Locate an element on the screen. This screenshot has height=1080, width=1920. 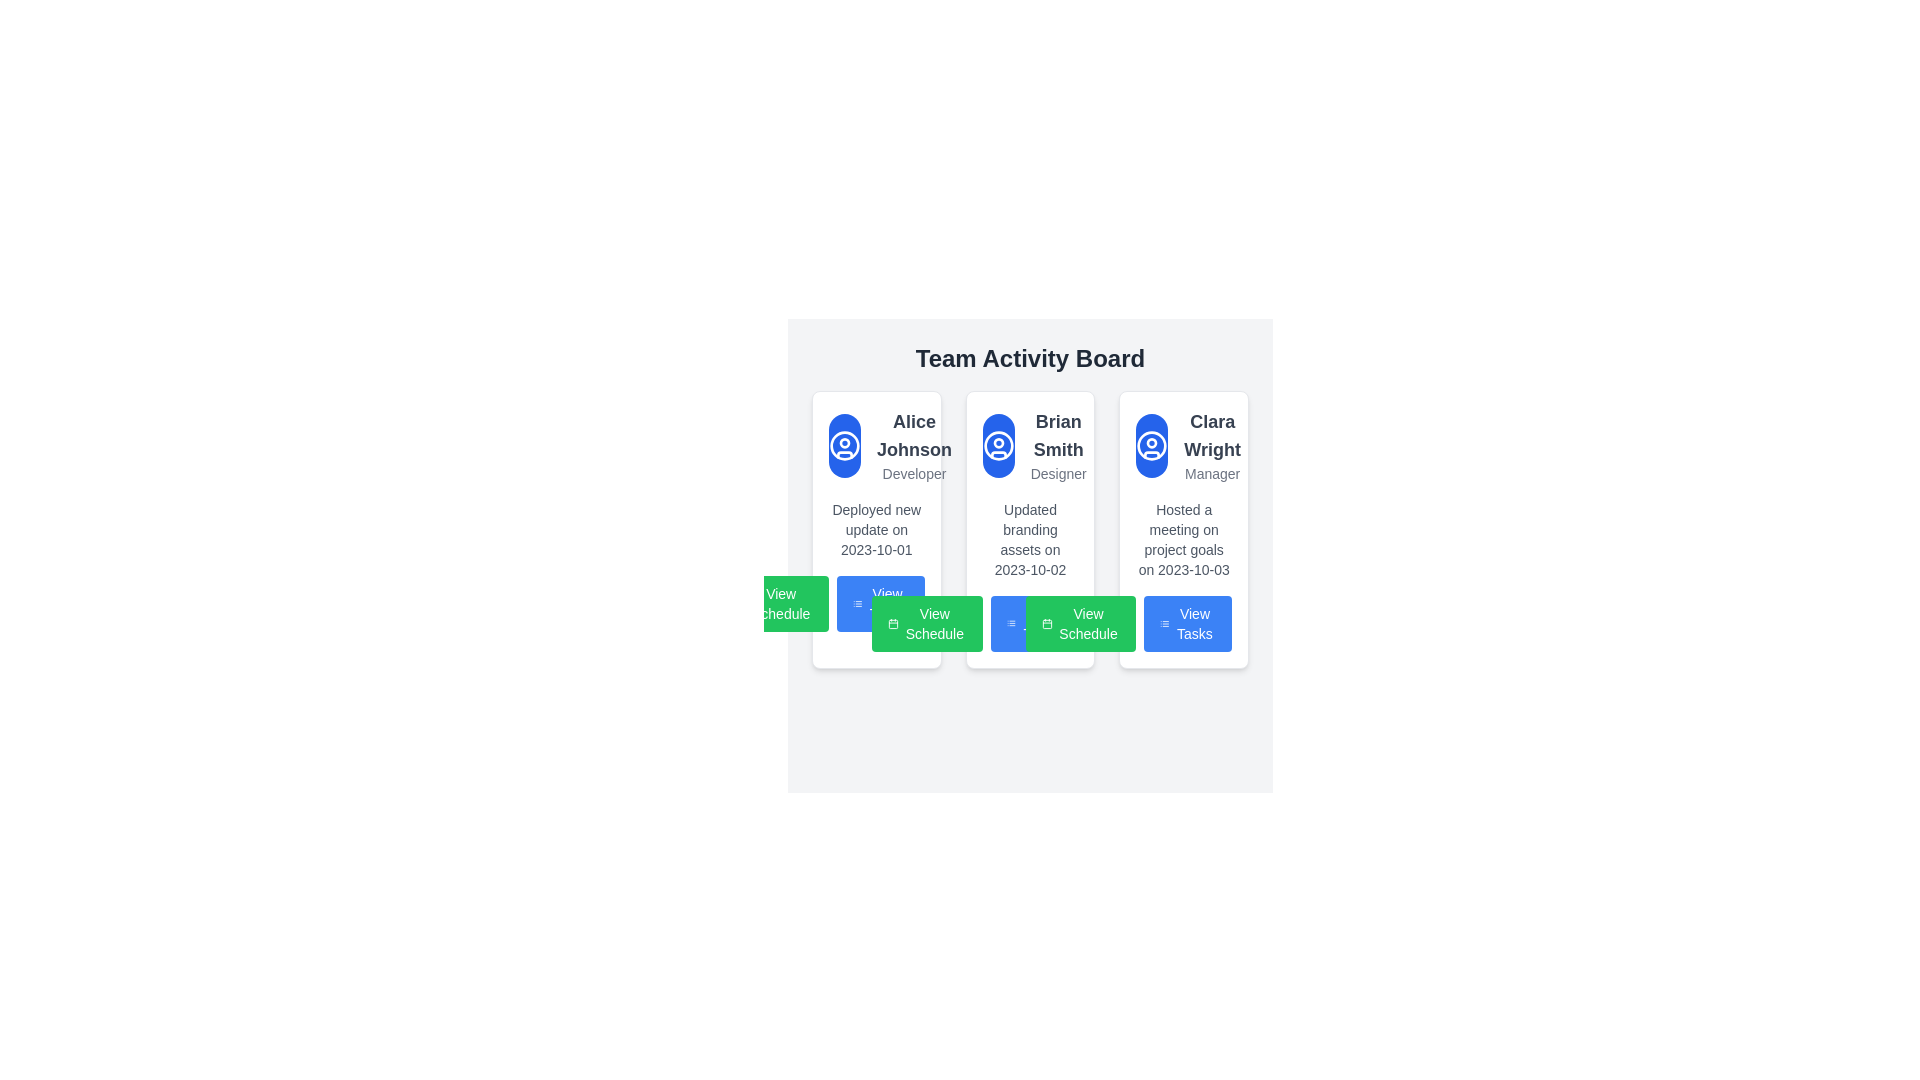
the 'Designer' text label, which is positioned in the second card of the 'Team Activity Board' interface, below the text 'Brian Smith' is located at coordinates (1057, 474).